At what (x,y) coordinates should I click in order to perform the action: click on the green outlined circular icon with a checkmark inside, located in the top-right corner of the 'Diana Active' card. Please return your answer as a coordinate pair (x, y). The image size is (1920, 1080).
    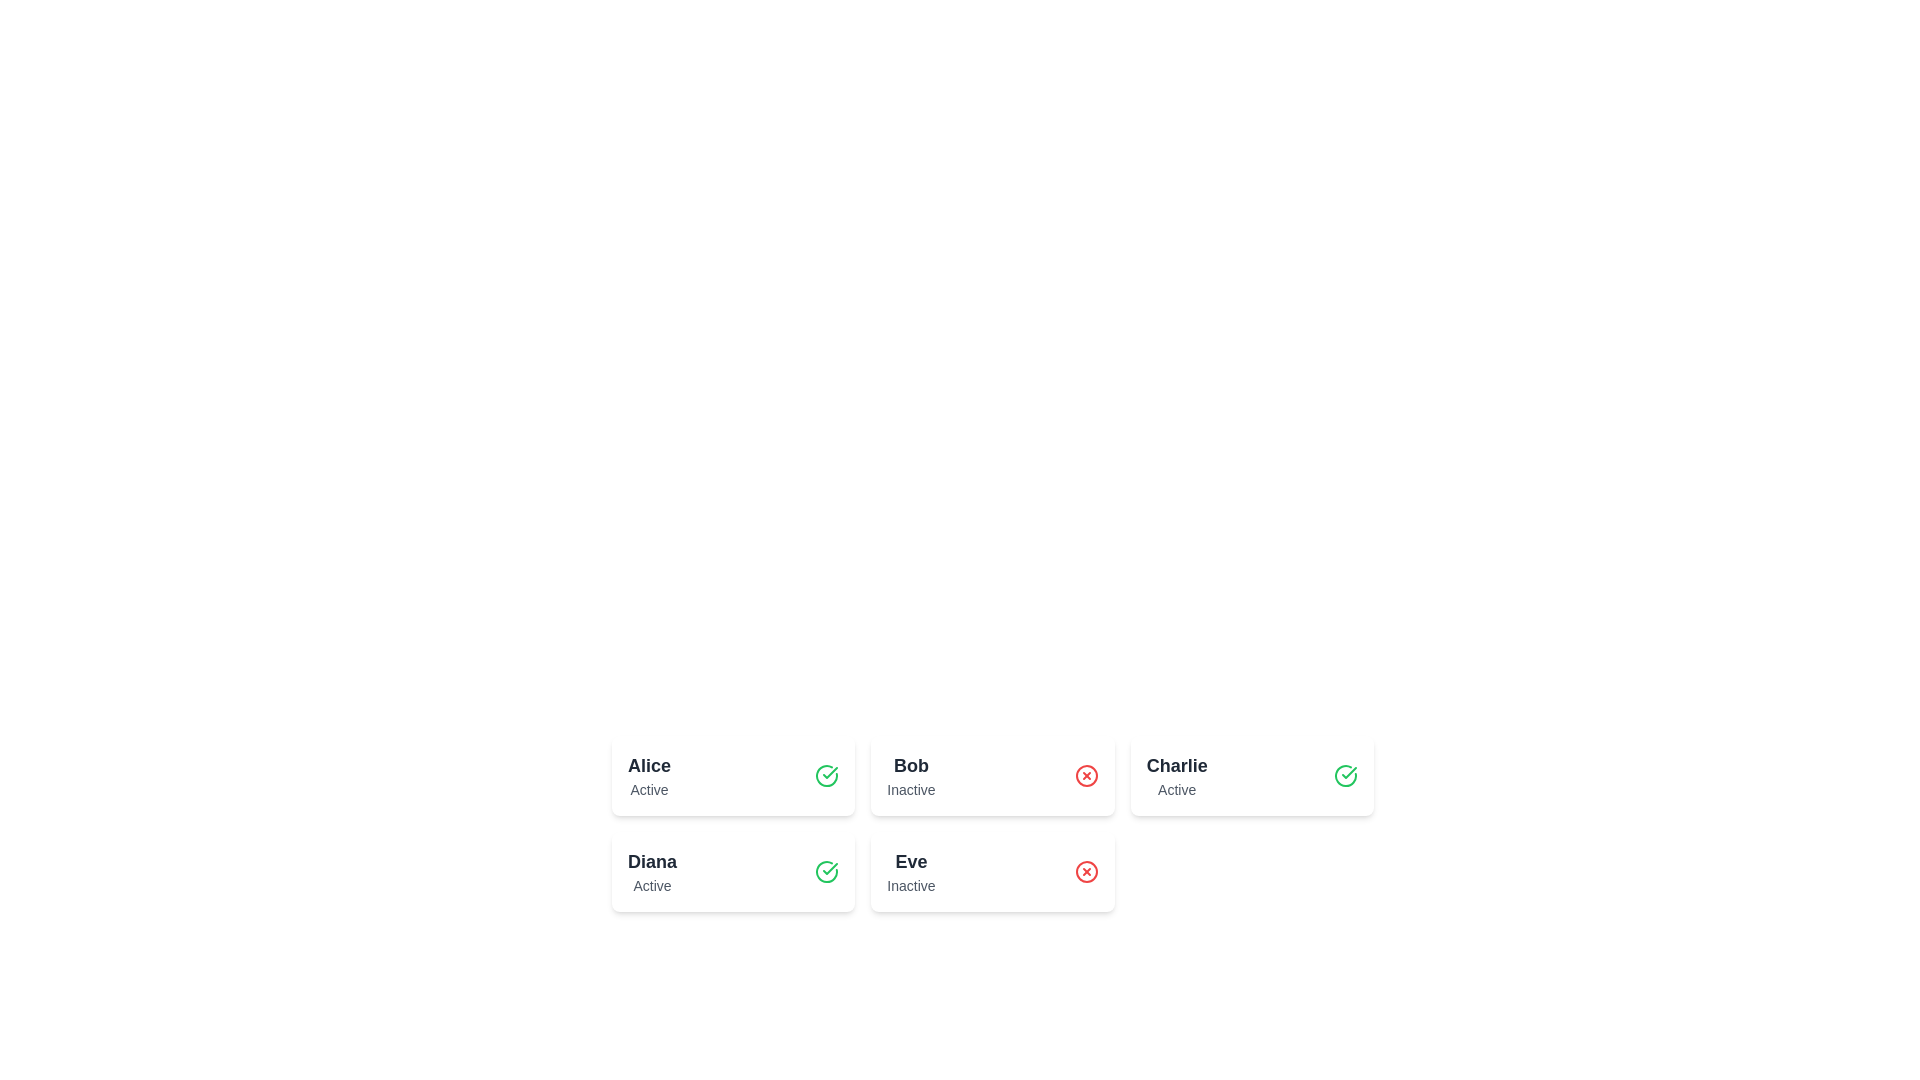
    Looking at the image, I should click on (827, 870).